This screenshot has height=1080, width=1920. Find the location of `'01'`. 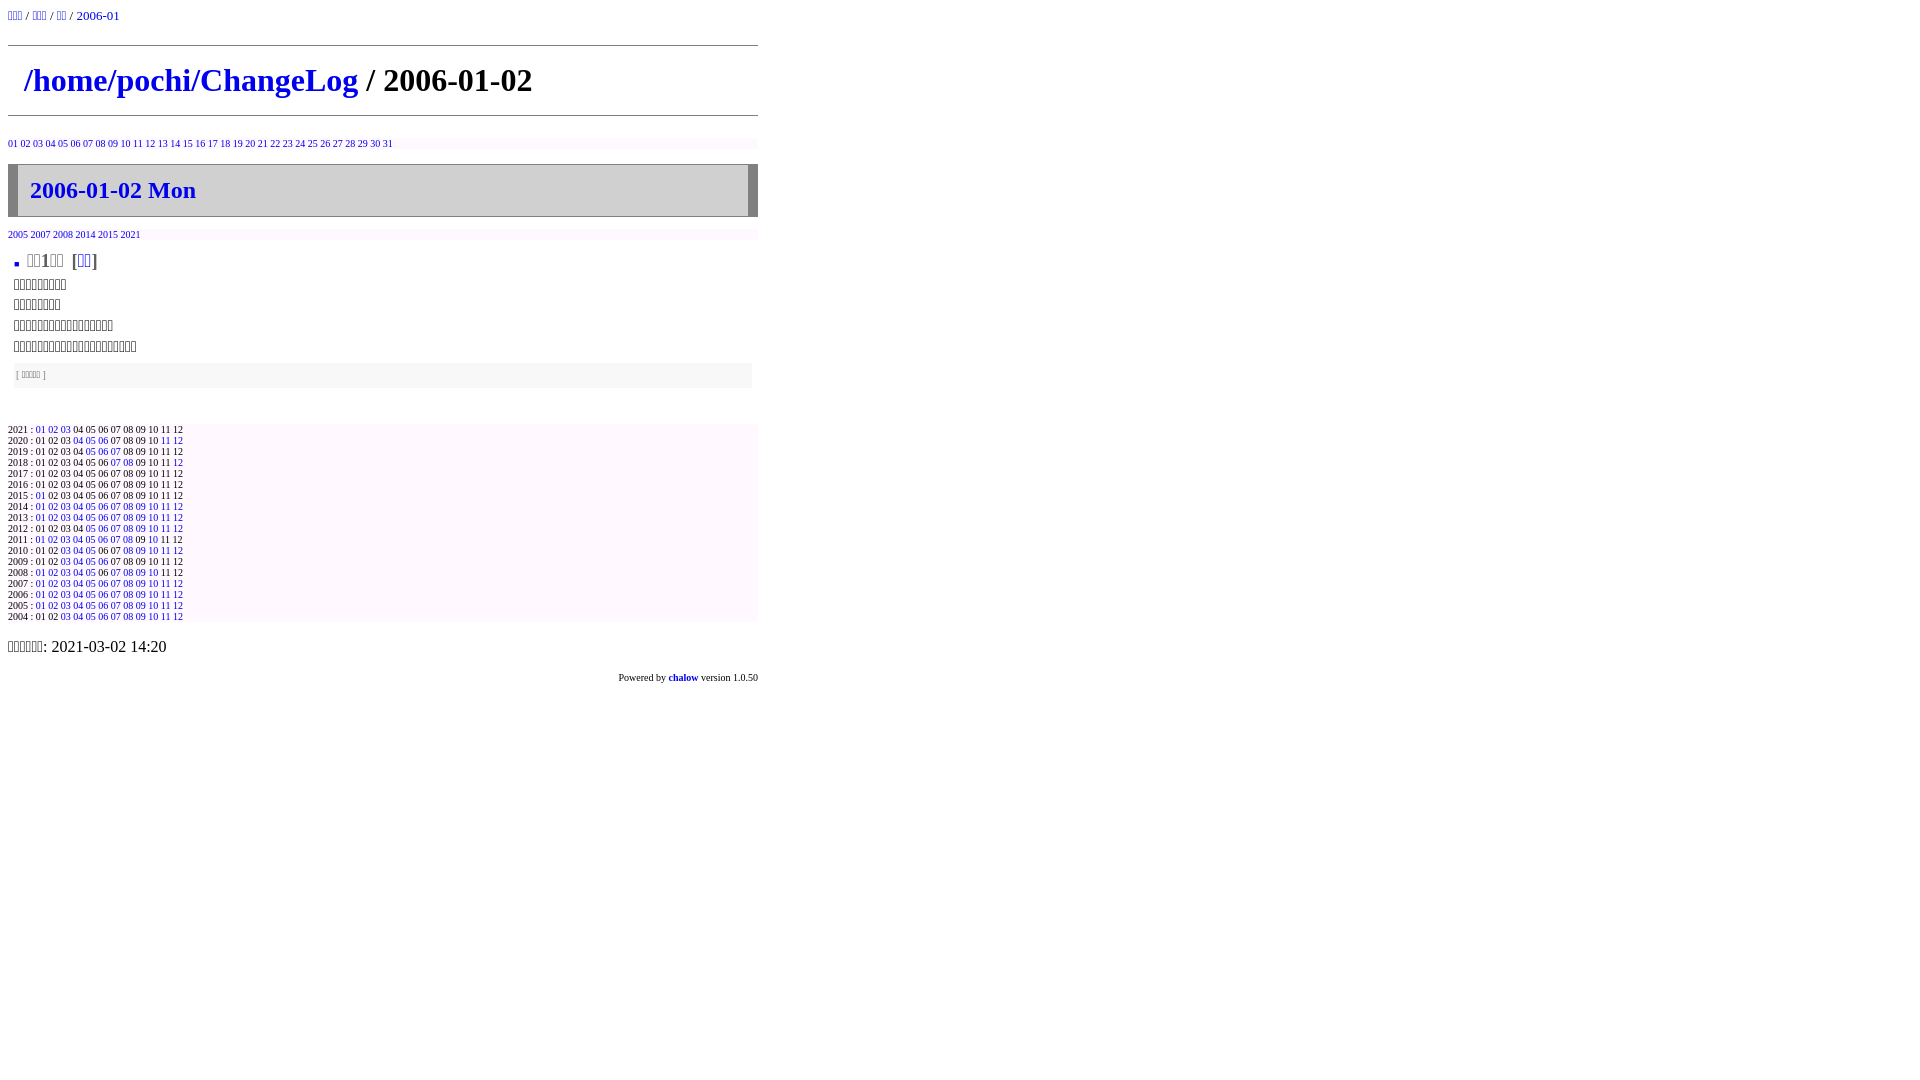

'01' is located at coordinates (41, 604).